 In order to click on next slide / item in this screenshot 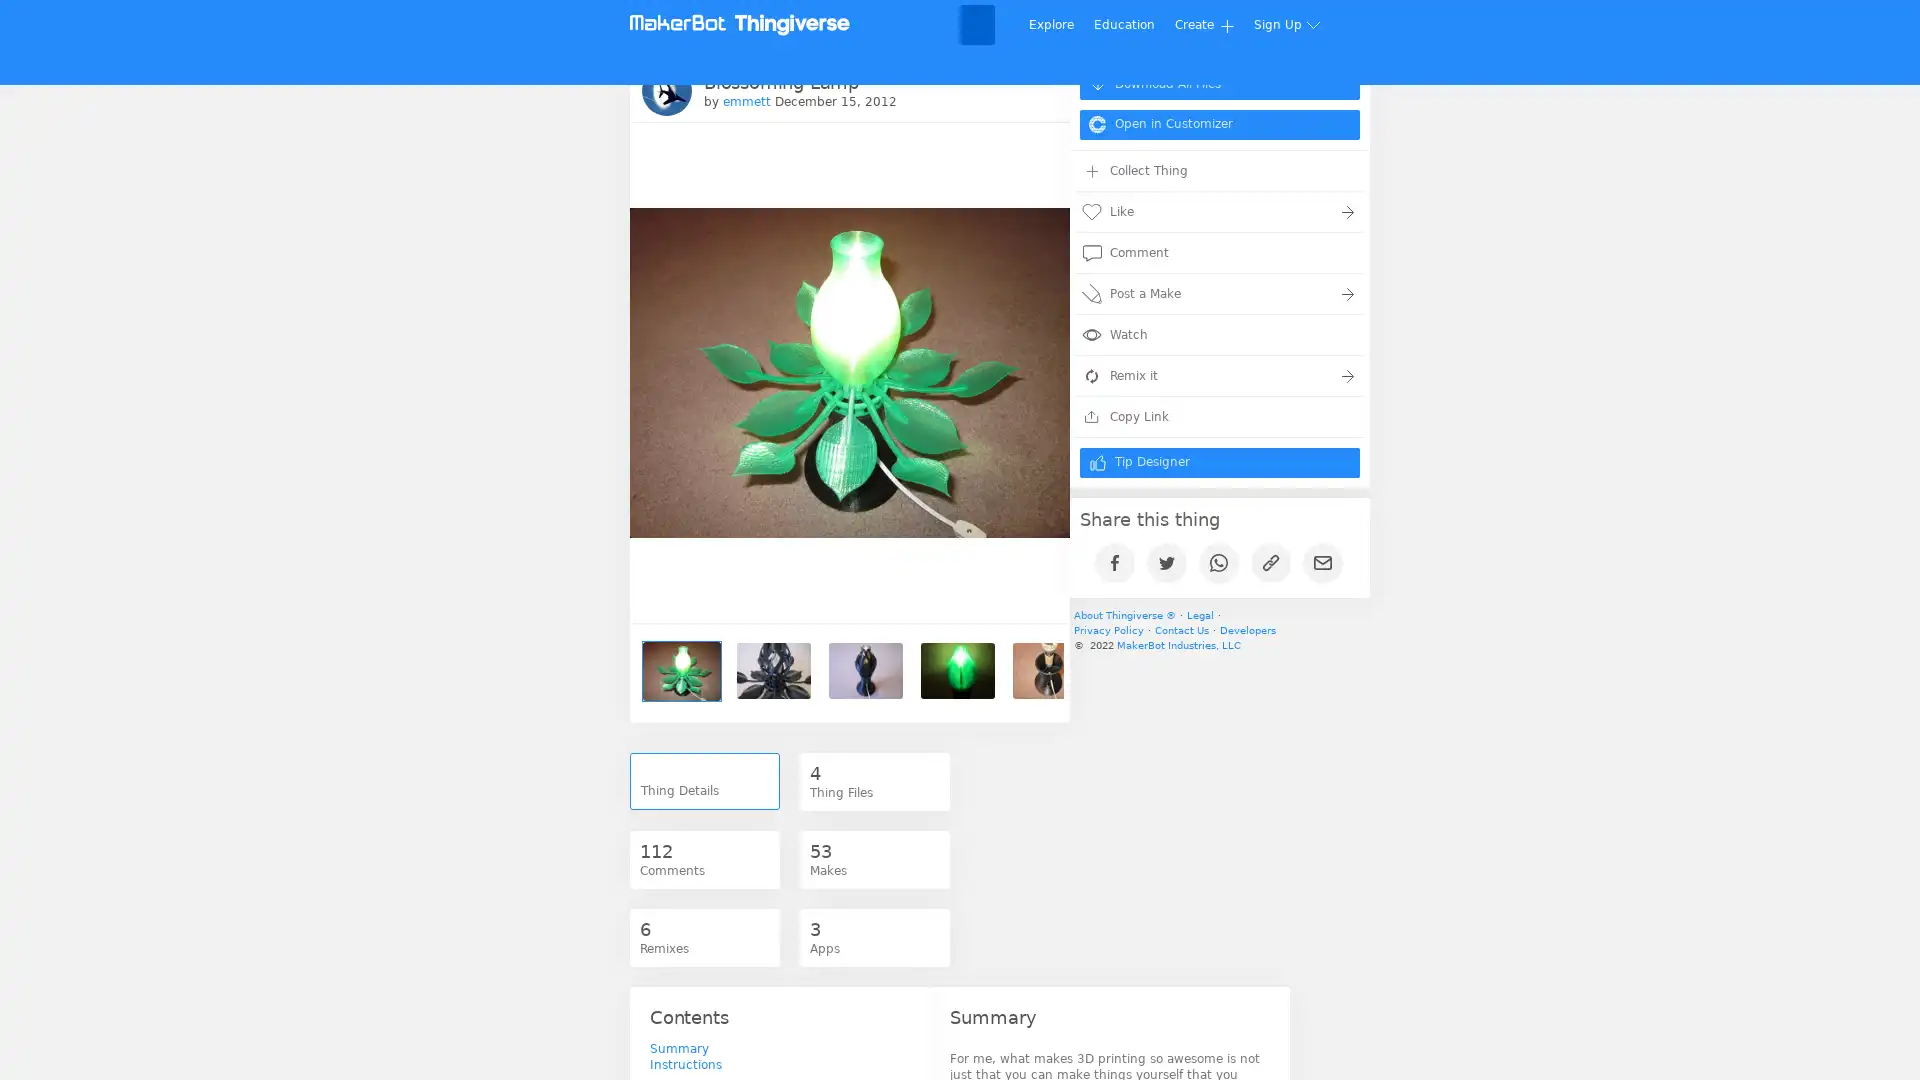, I will do `click(1028, 670)`.